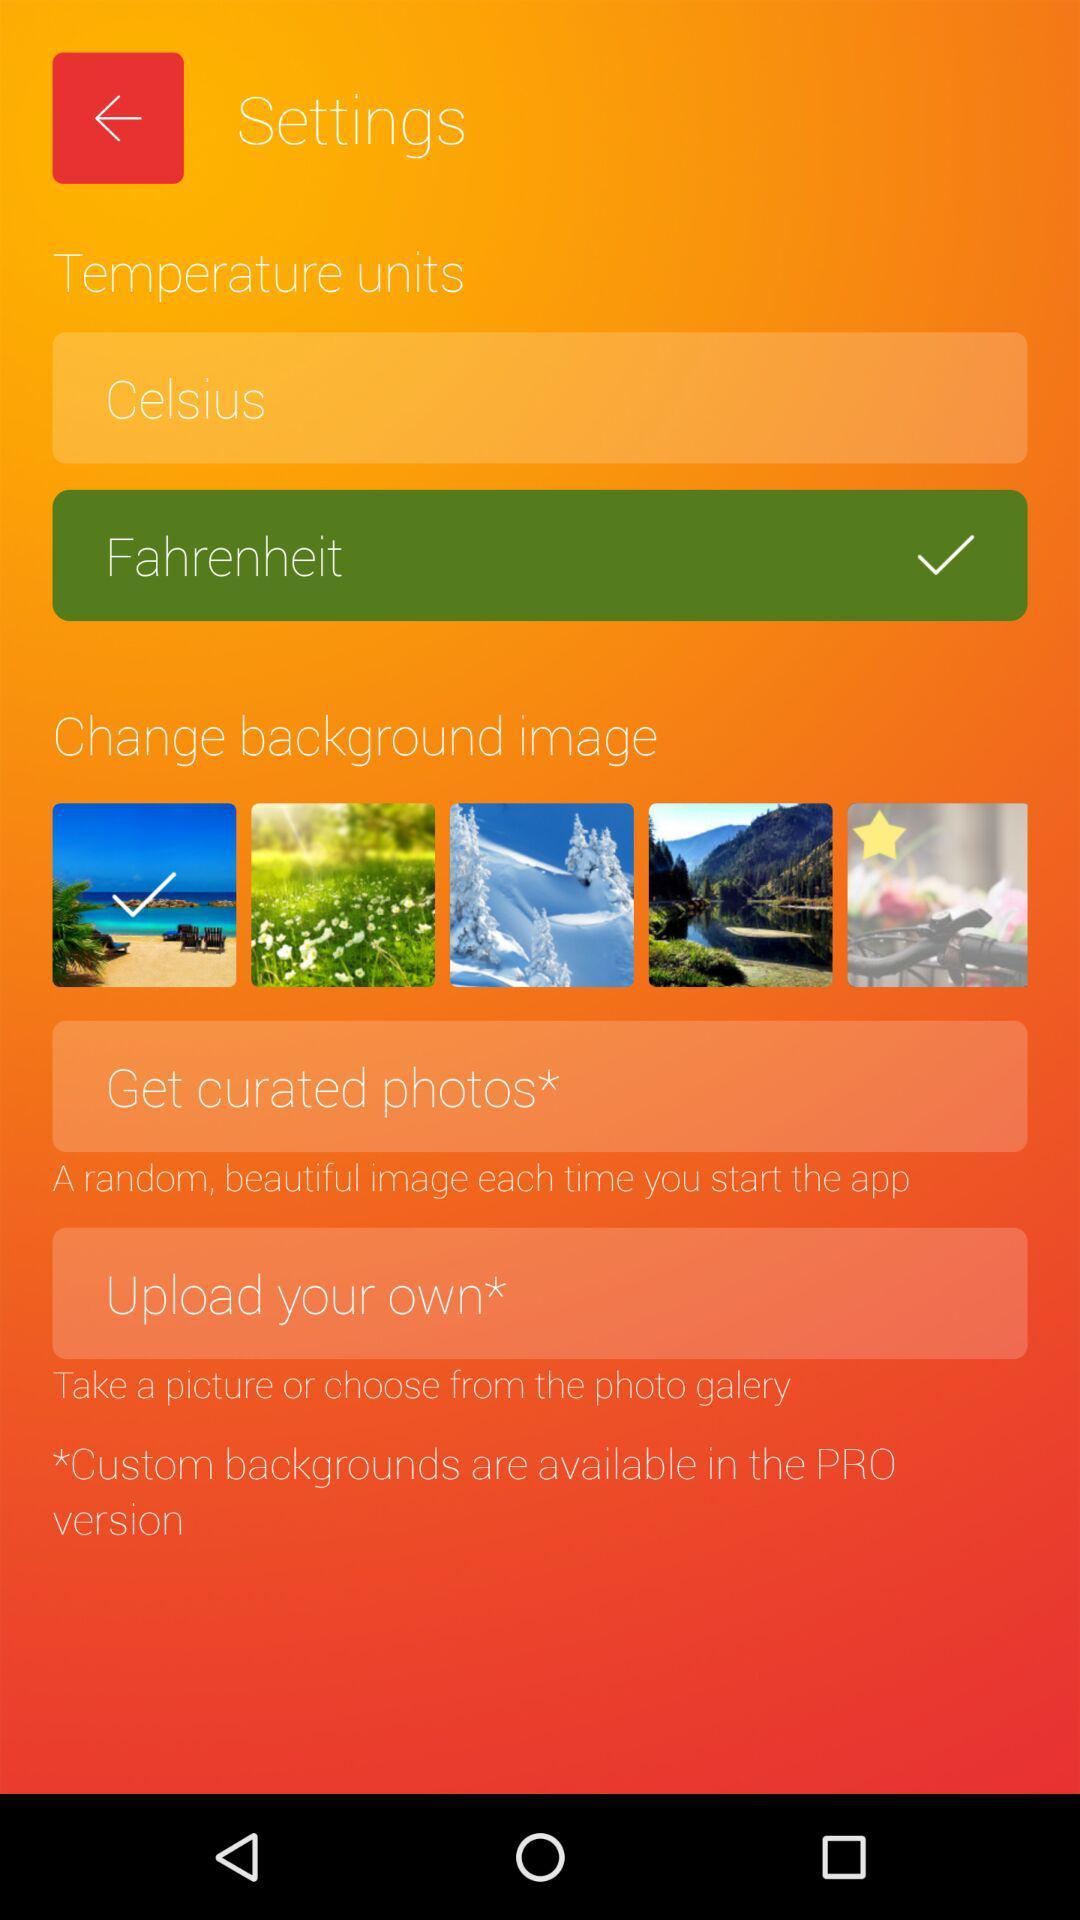  What do you see at coordinates (118, 117) in the screenshot?
I see `the arrow_backward icon` at bounding box center [118, 117].